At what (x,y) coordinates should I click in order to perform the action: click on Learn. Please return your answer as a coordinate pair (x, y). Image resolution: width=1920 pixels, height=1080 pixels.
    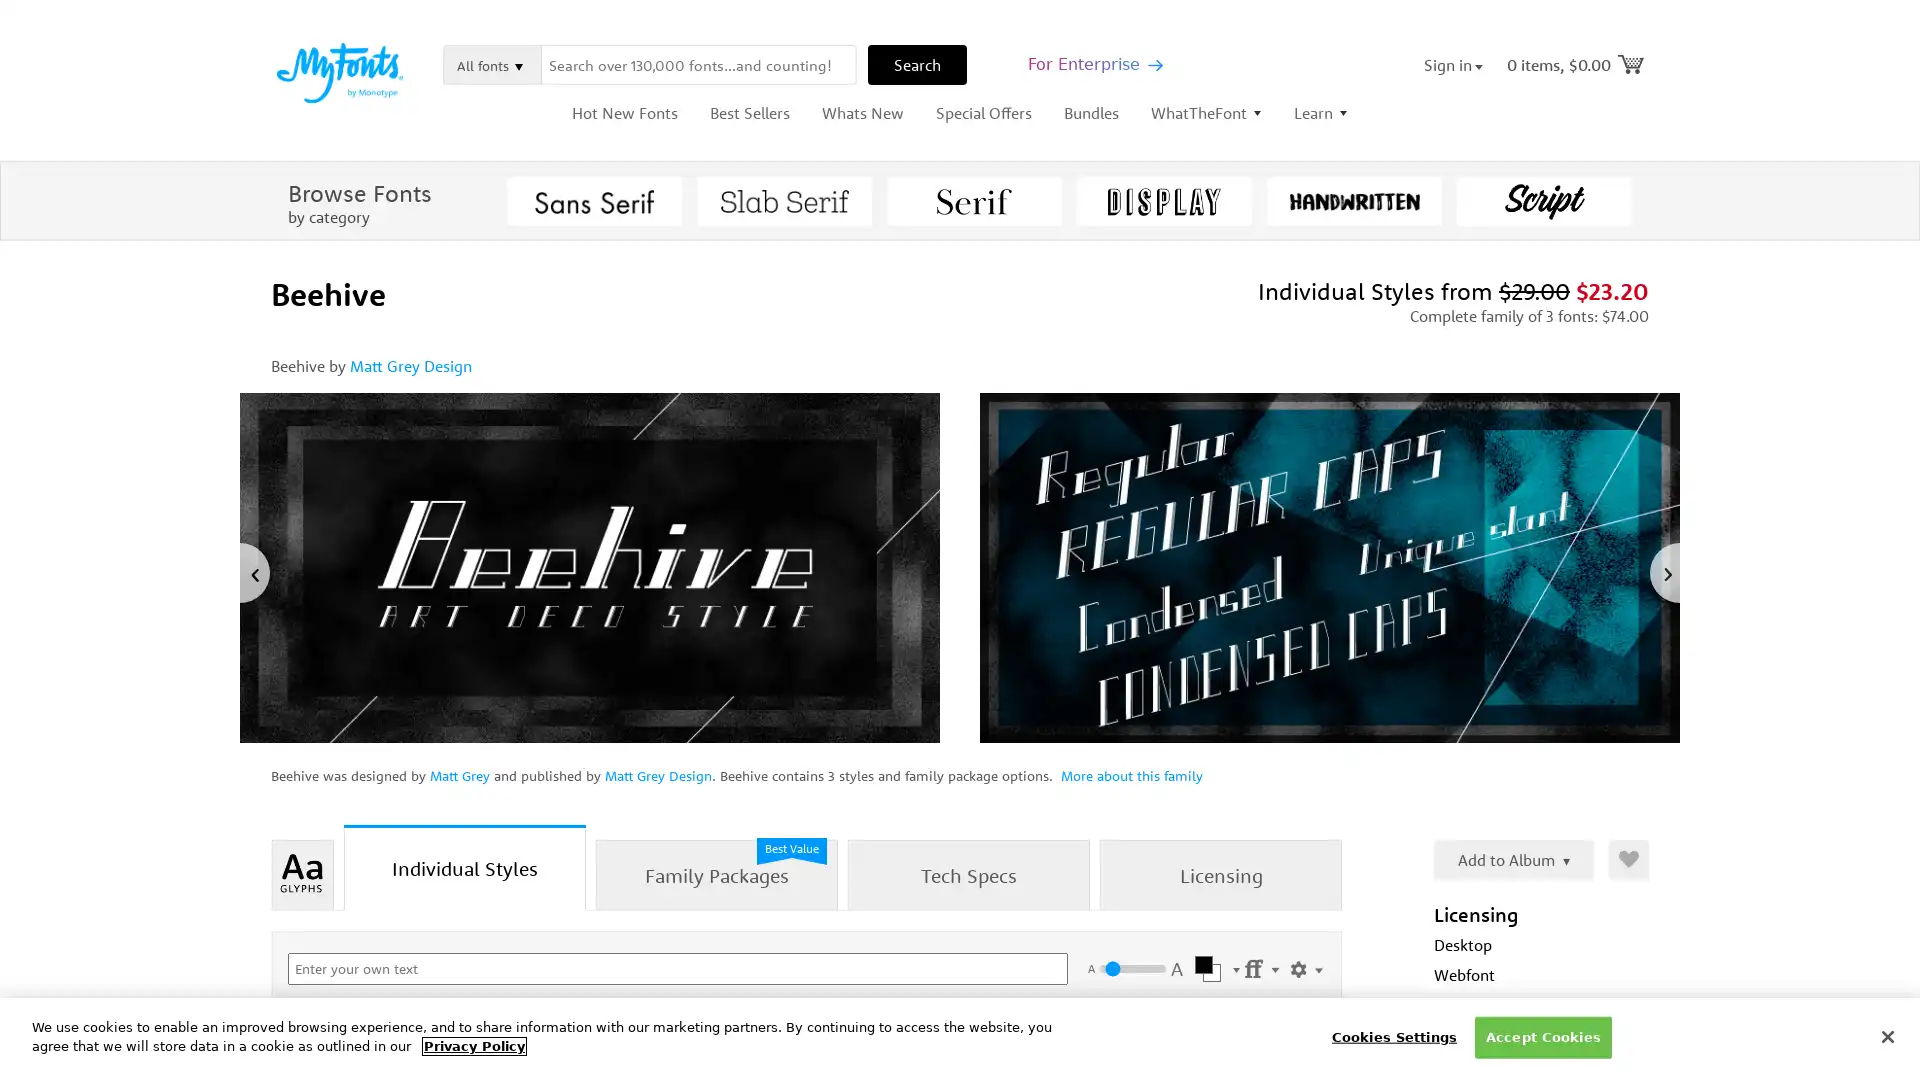
    Looking at the image, I should click on (1320, 112).